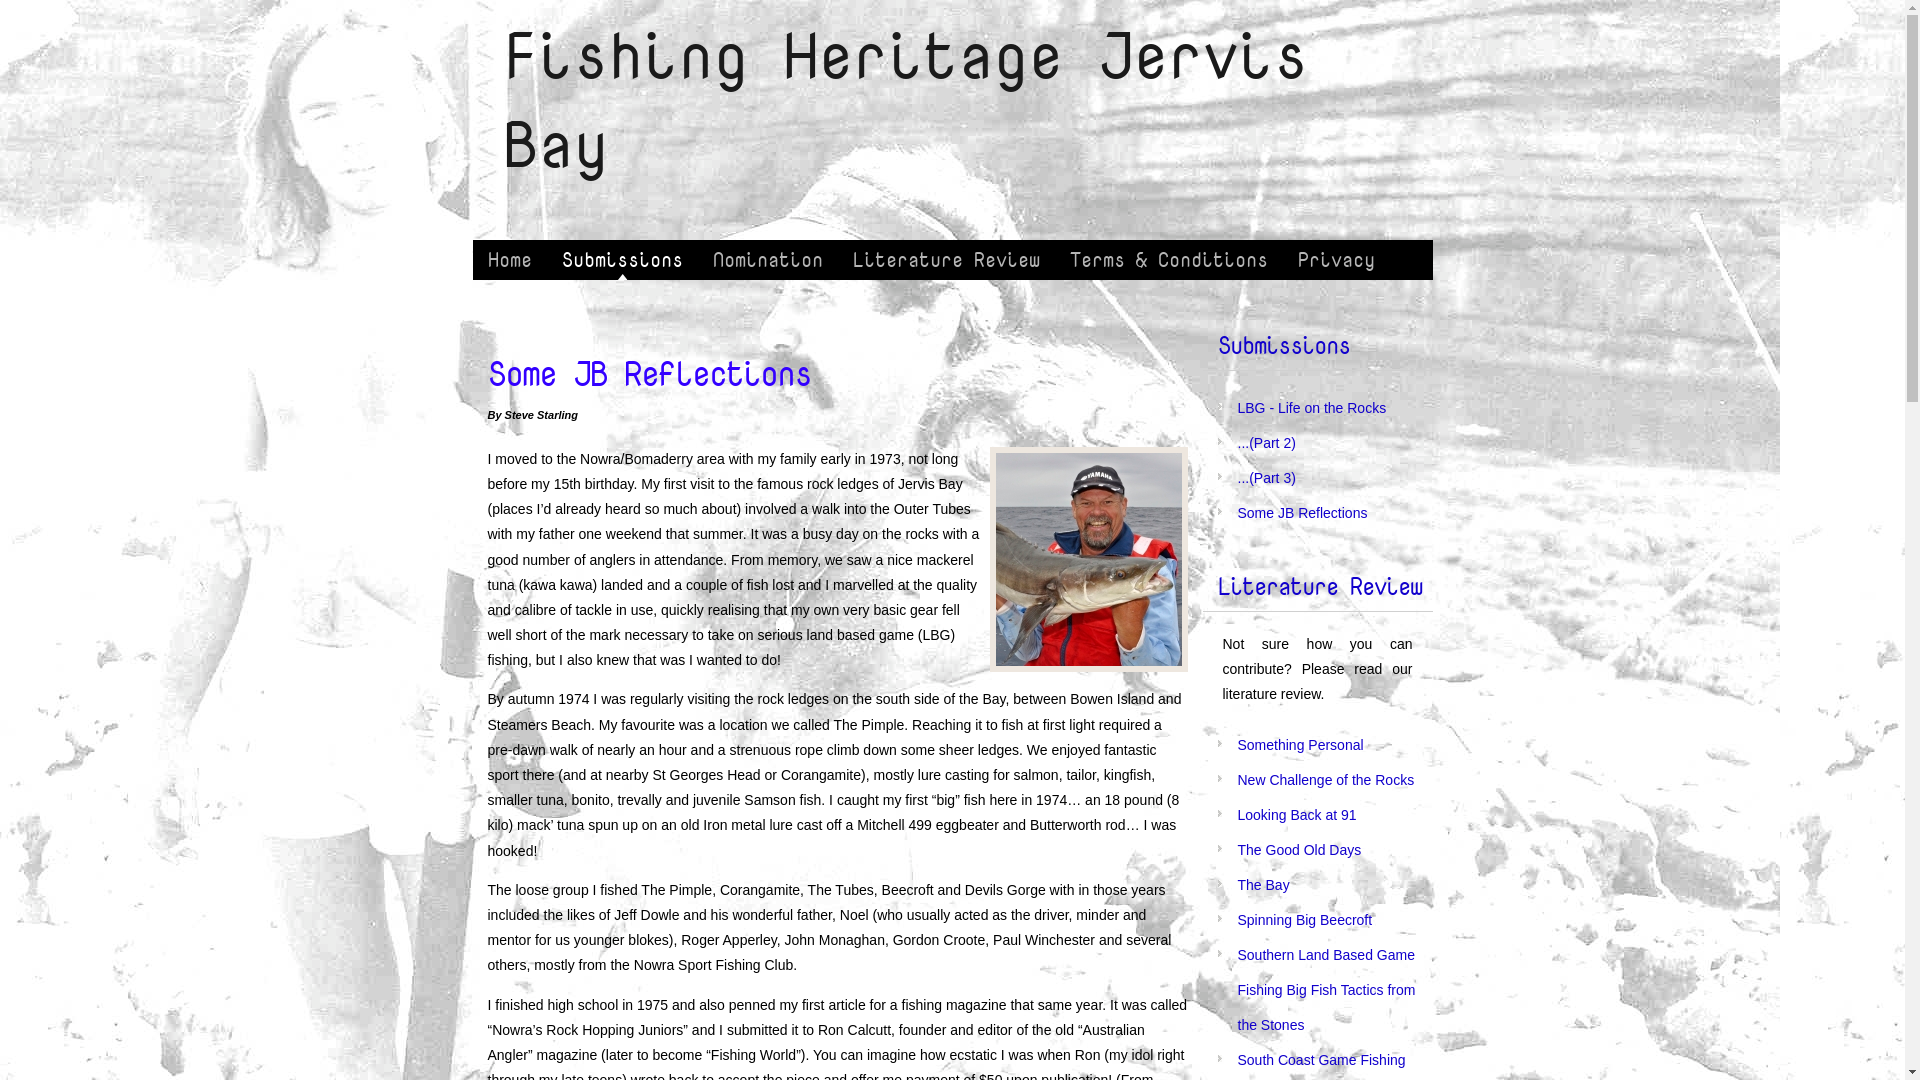  Describe the element at coordinates (767, 258) in the screenshot. I see `'Nomination'` at that location.